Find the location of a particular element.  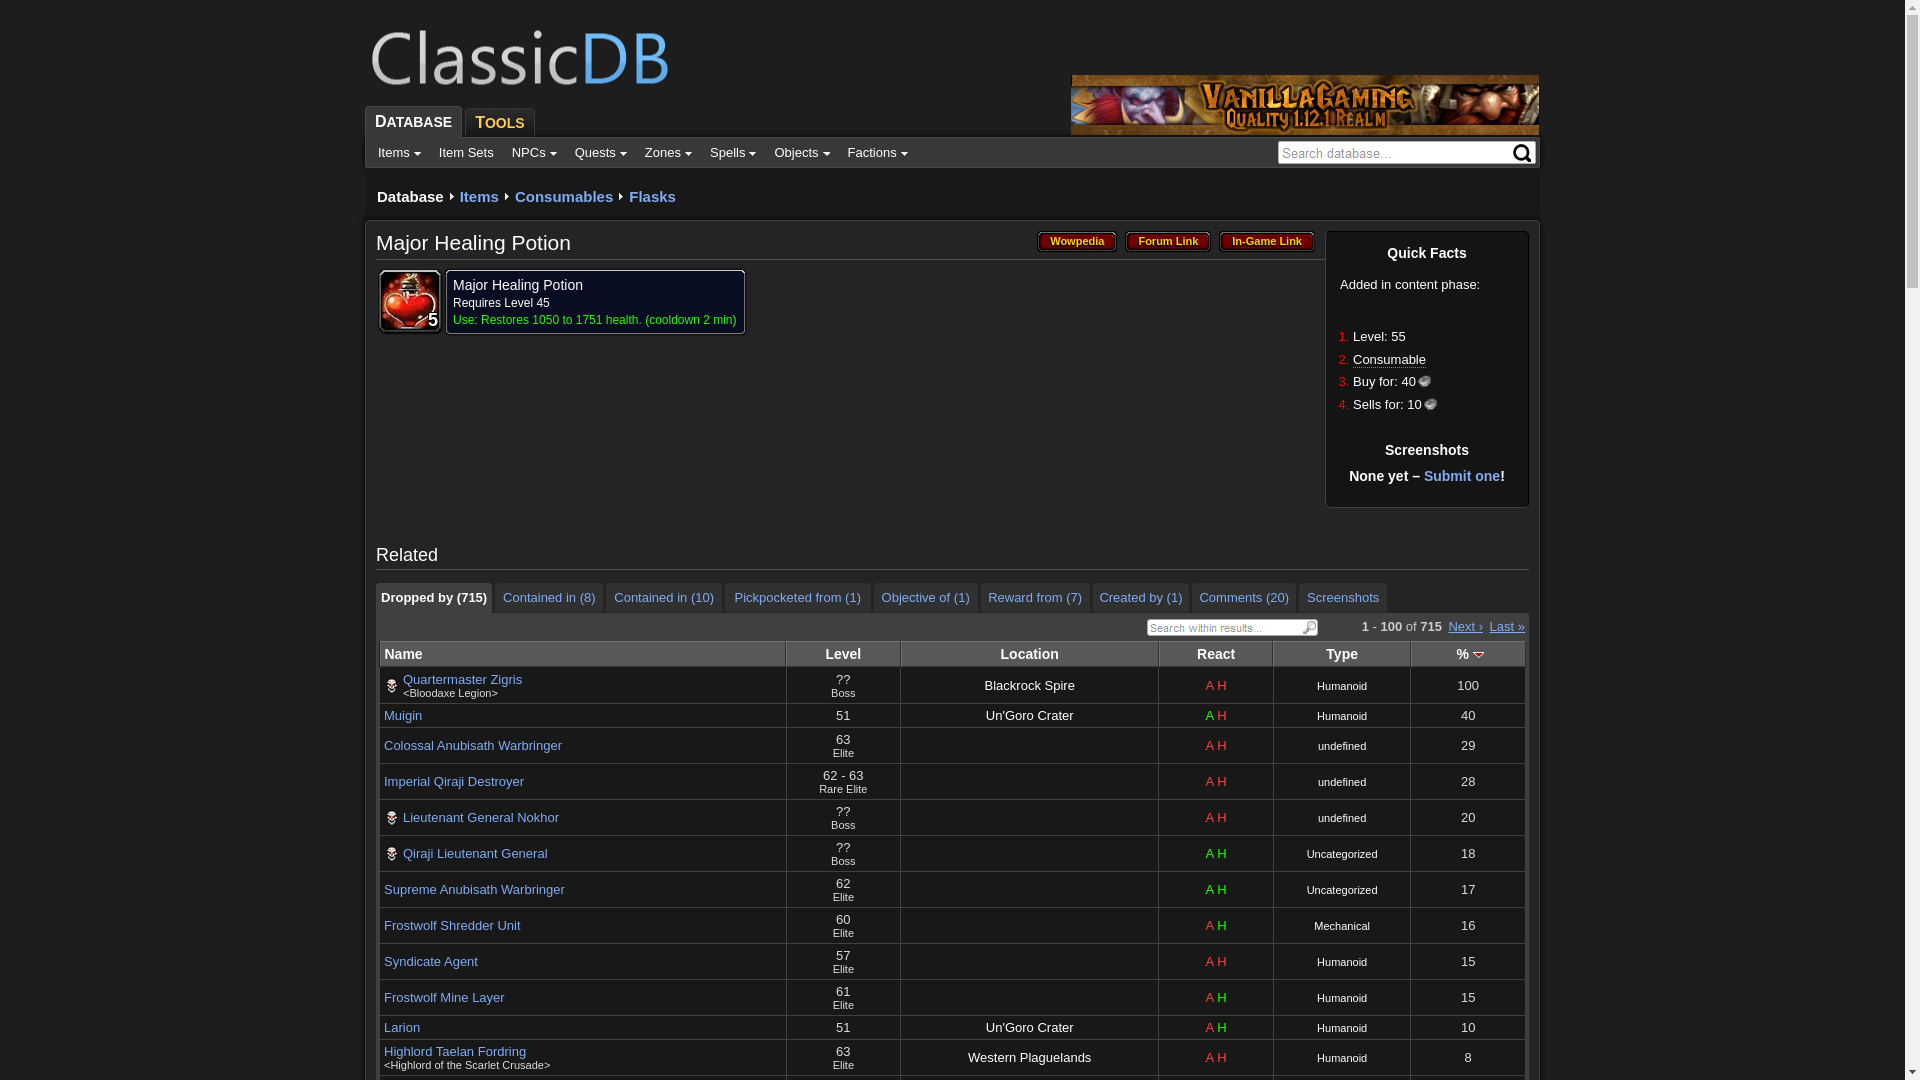

'Location' is located at coordinates (1030, 654).